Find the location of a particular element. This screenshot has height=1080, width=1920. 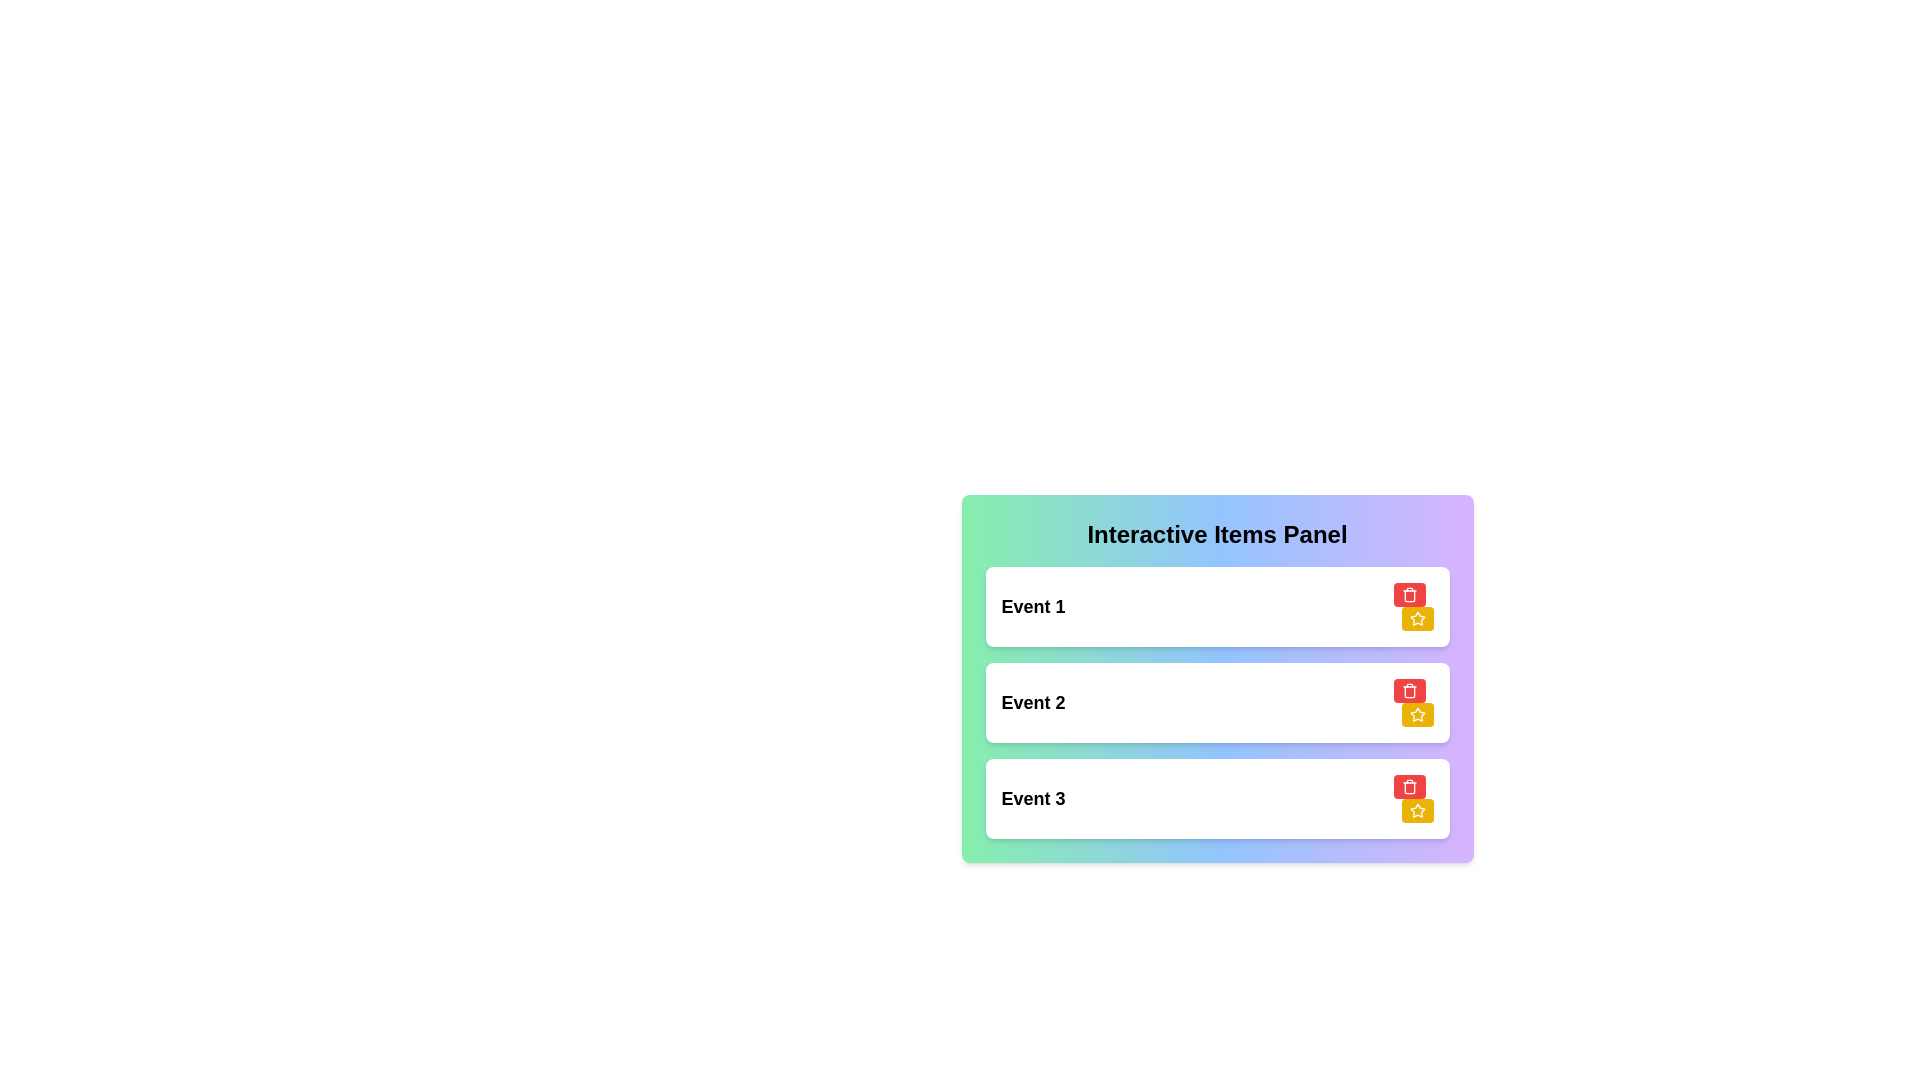

the left-most rectangular button with a red background and a white trash can icon located in the 'Interactive Items Panel' above the yellow star-shaped button is located at coordinates (1408, 689).